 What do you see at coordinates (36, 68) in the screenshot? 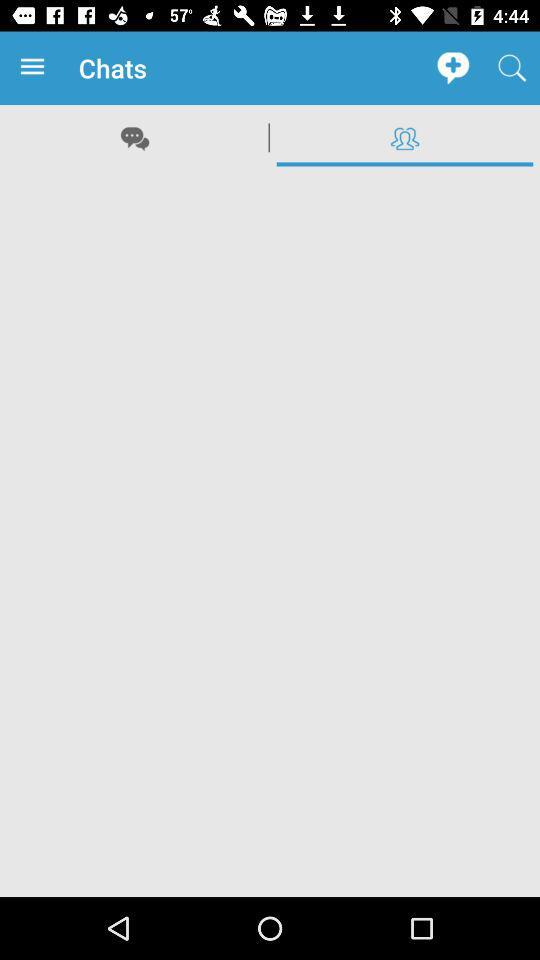
I see `app next to chats item` at bounding box center [36, 68].